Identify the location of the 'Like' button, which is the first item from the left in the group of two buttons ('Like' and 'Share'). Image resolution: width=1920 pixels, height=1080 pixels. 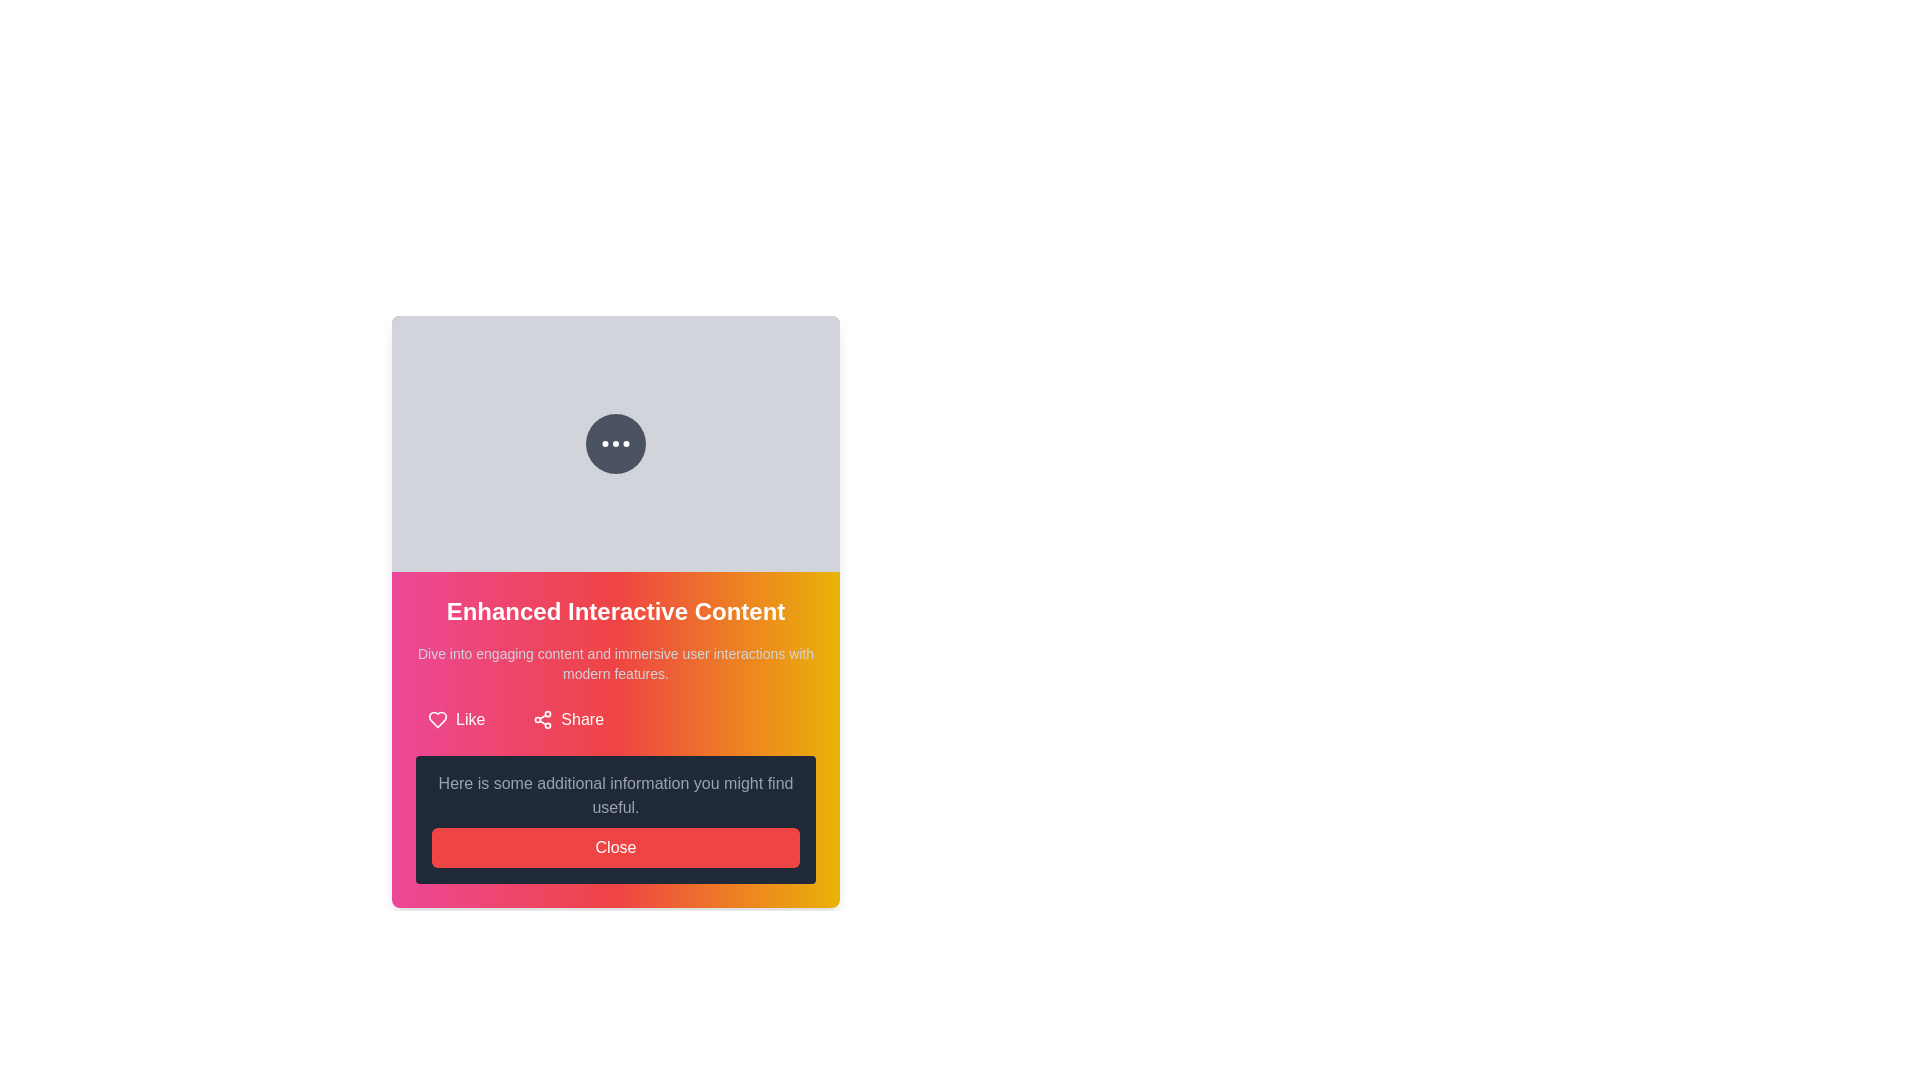
(455, 720).